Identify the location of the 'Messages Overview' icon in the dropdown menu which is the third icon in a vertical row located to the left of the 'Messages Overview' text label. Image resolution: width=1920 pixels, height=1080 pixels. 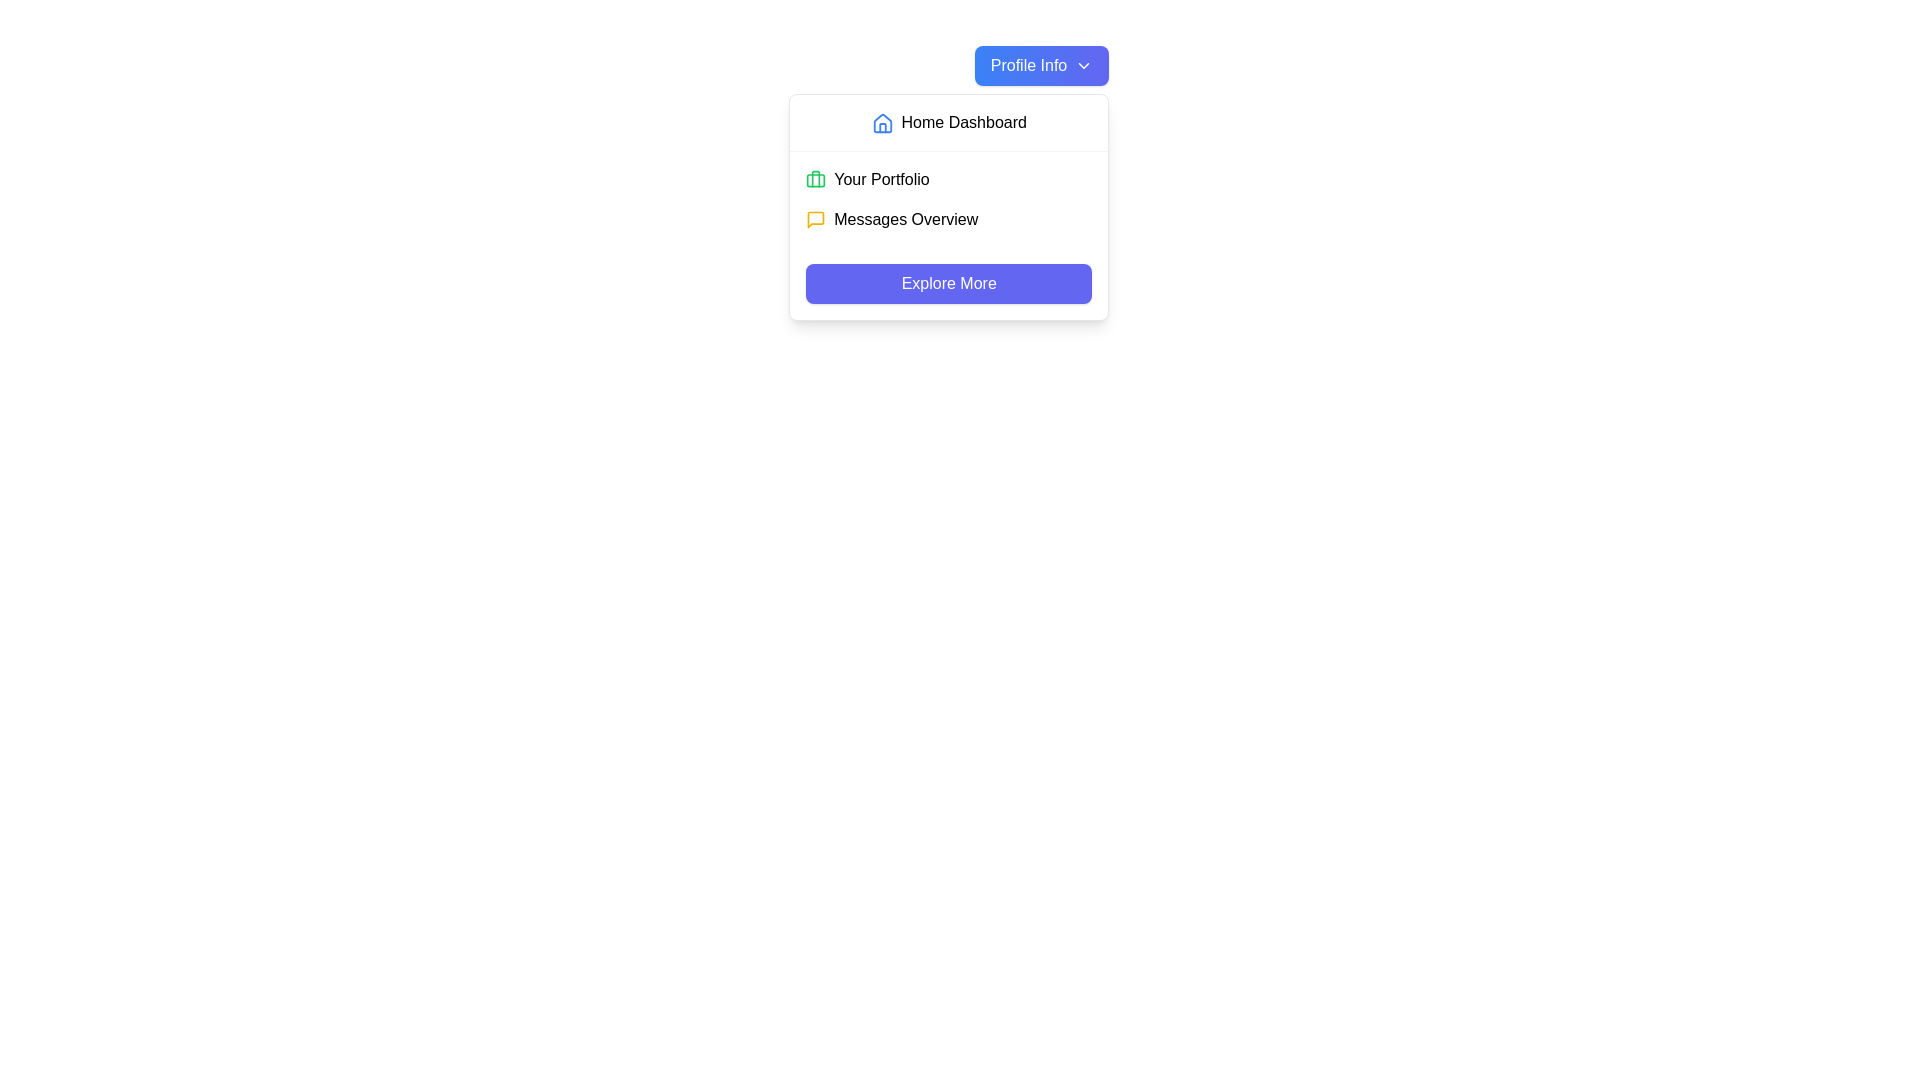
(816, 219).